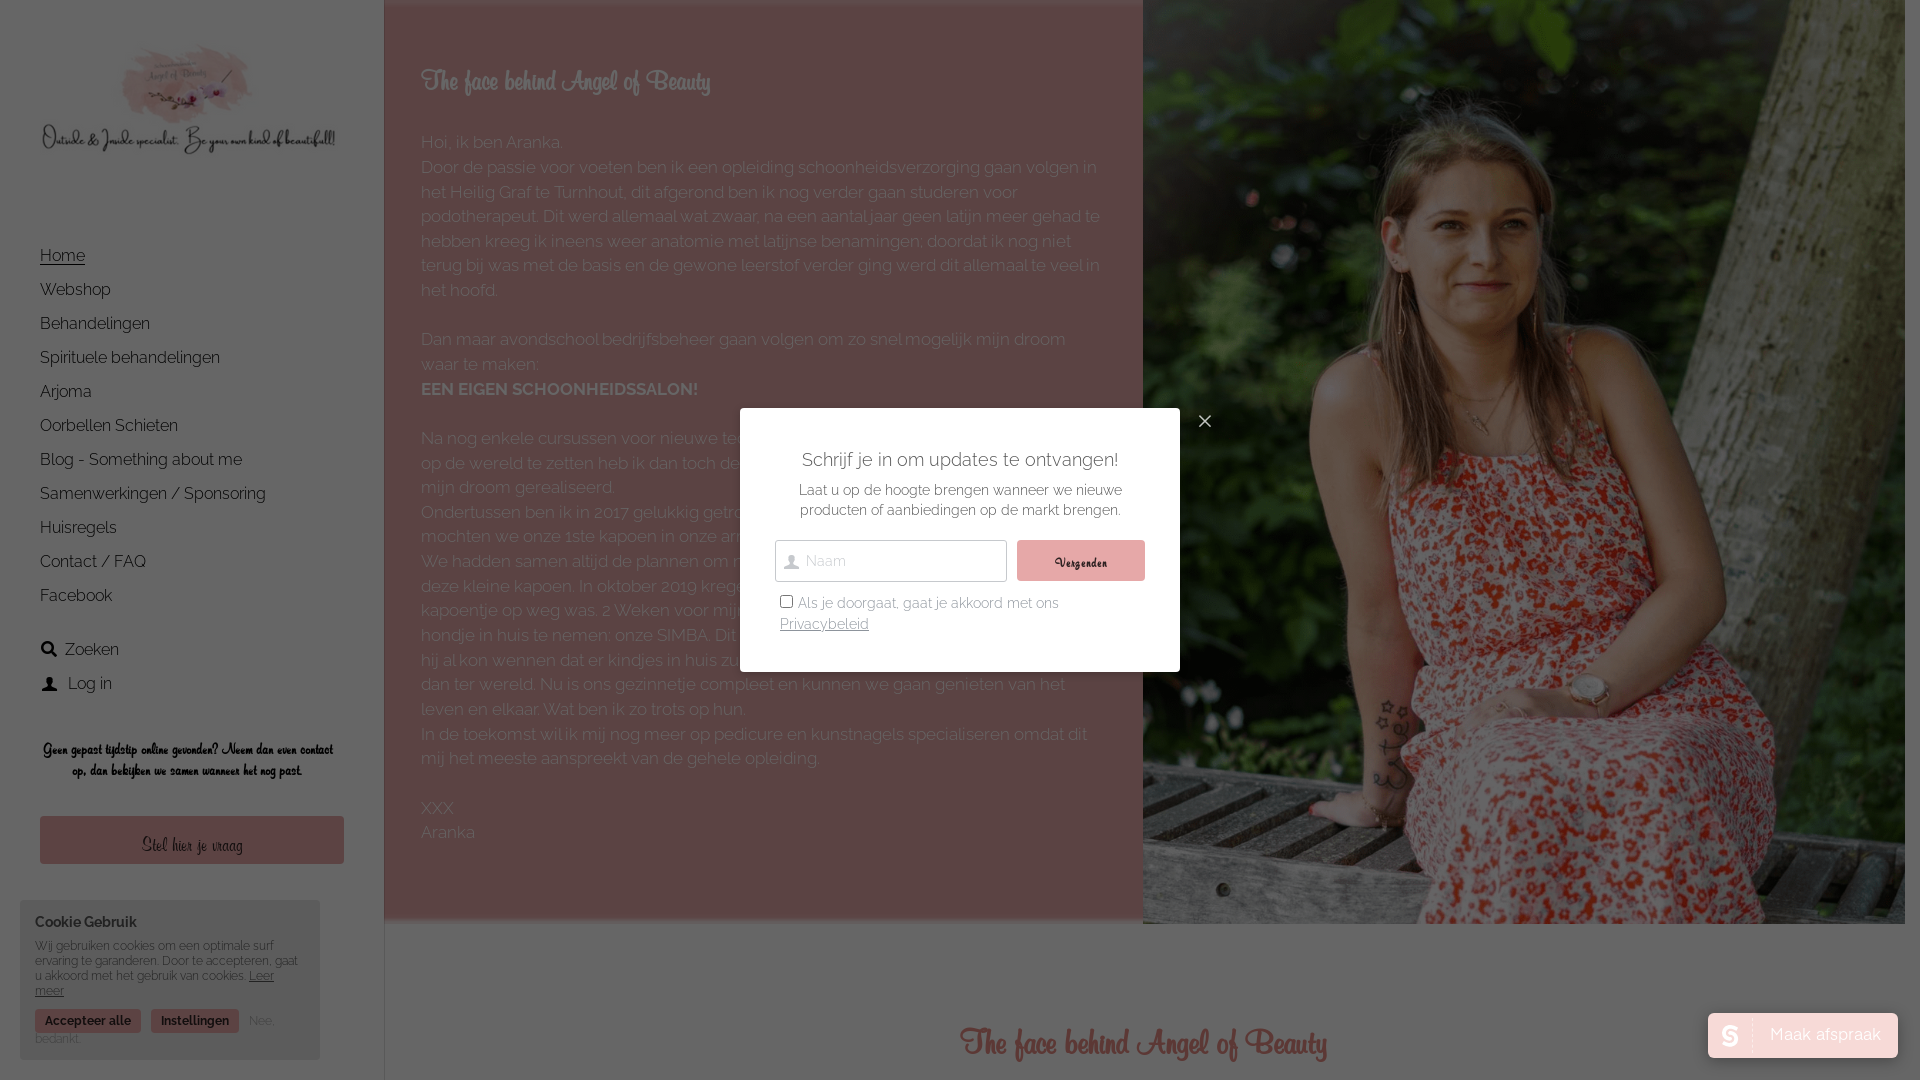  Describe the element at coordinates (39, 254) in the screenshot. I see `'Home'` at that location.